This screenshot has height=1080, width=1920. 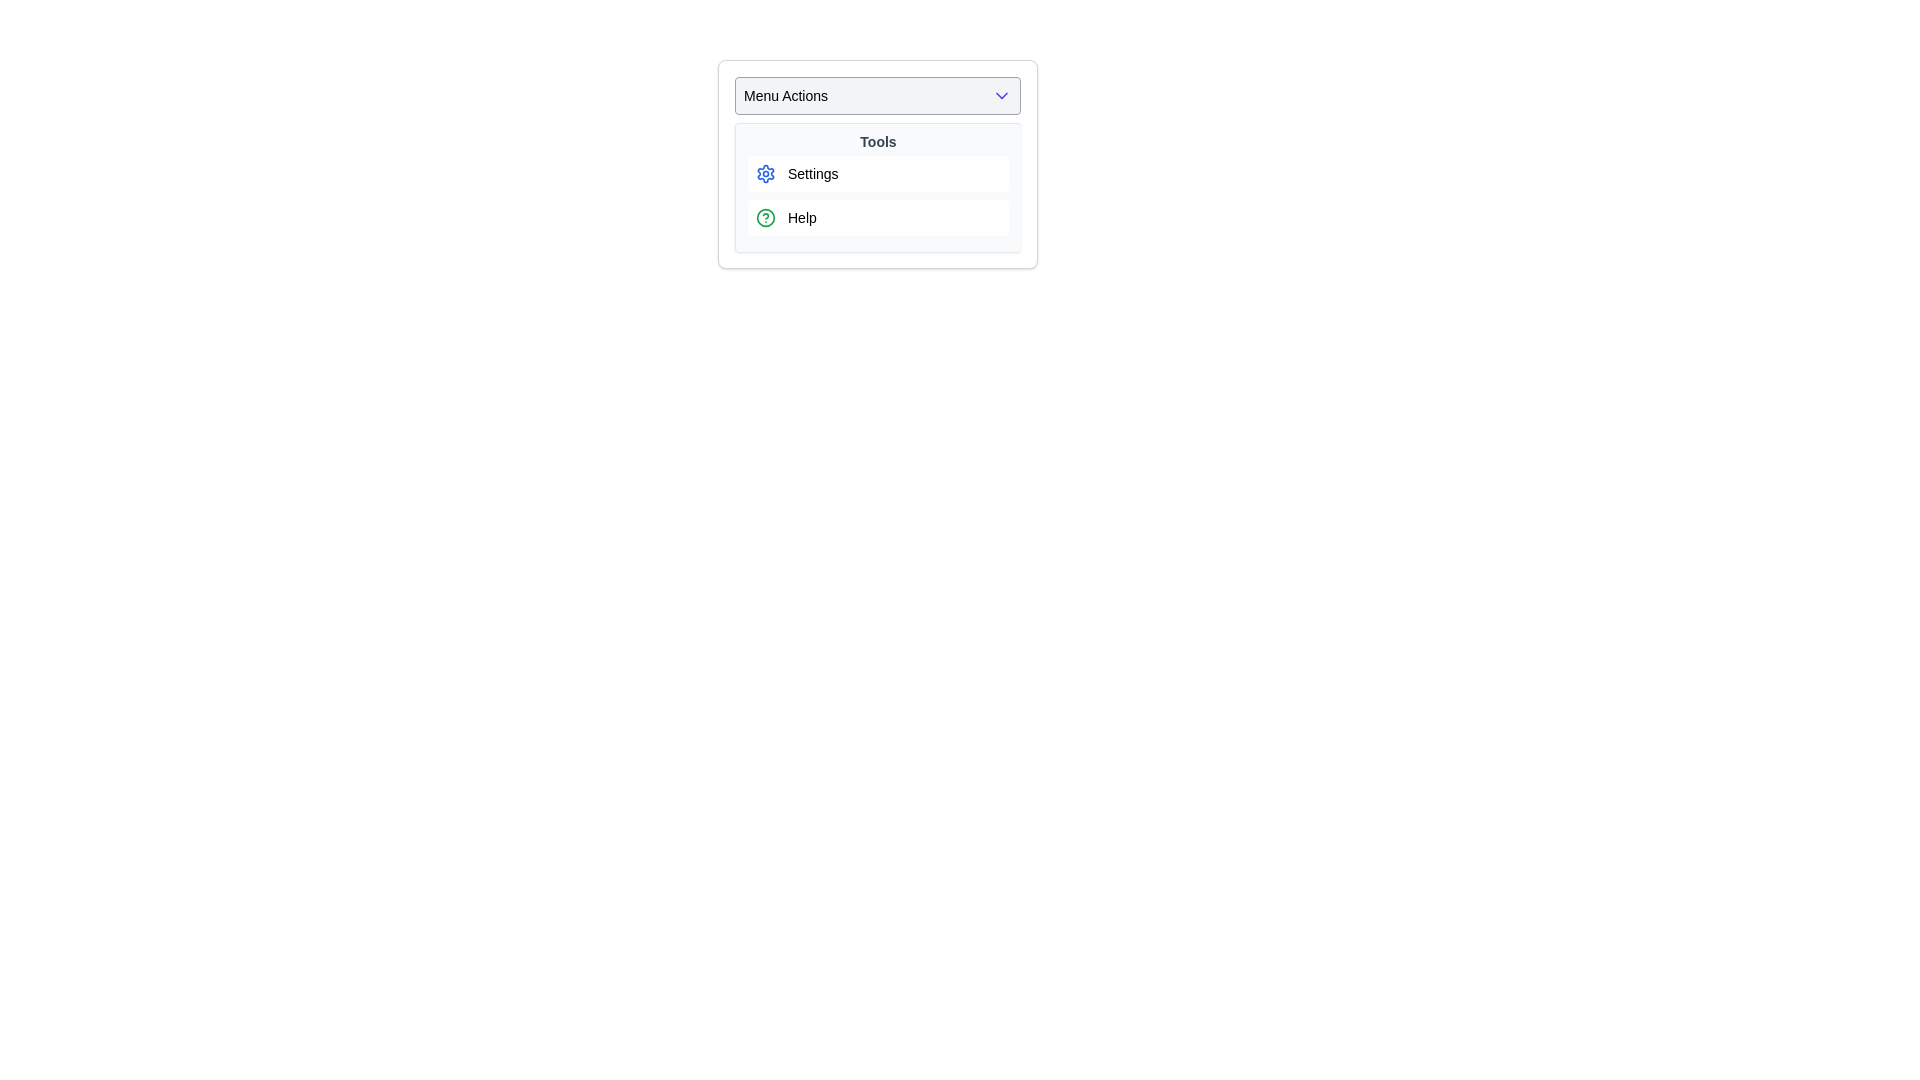 I want to click on the circular outline of the 'Help' menu option icon, which serves as a decorative element in the dropdown menu under 'Menu Actions', so click(x=765, y=218).